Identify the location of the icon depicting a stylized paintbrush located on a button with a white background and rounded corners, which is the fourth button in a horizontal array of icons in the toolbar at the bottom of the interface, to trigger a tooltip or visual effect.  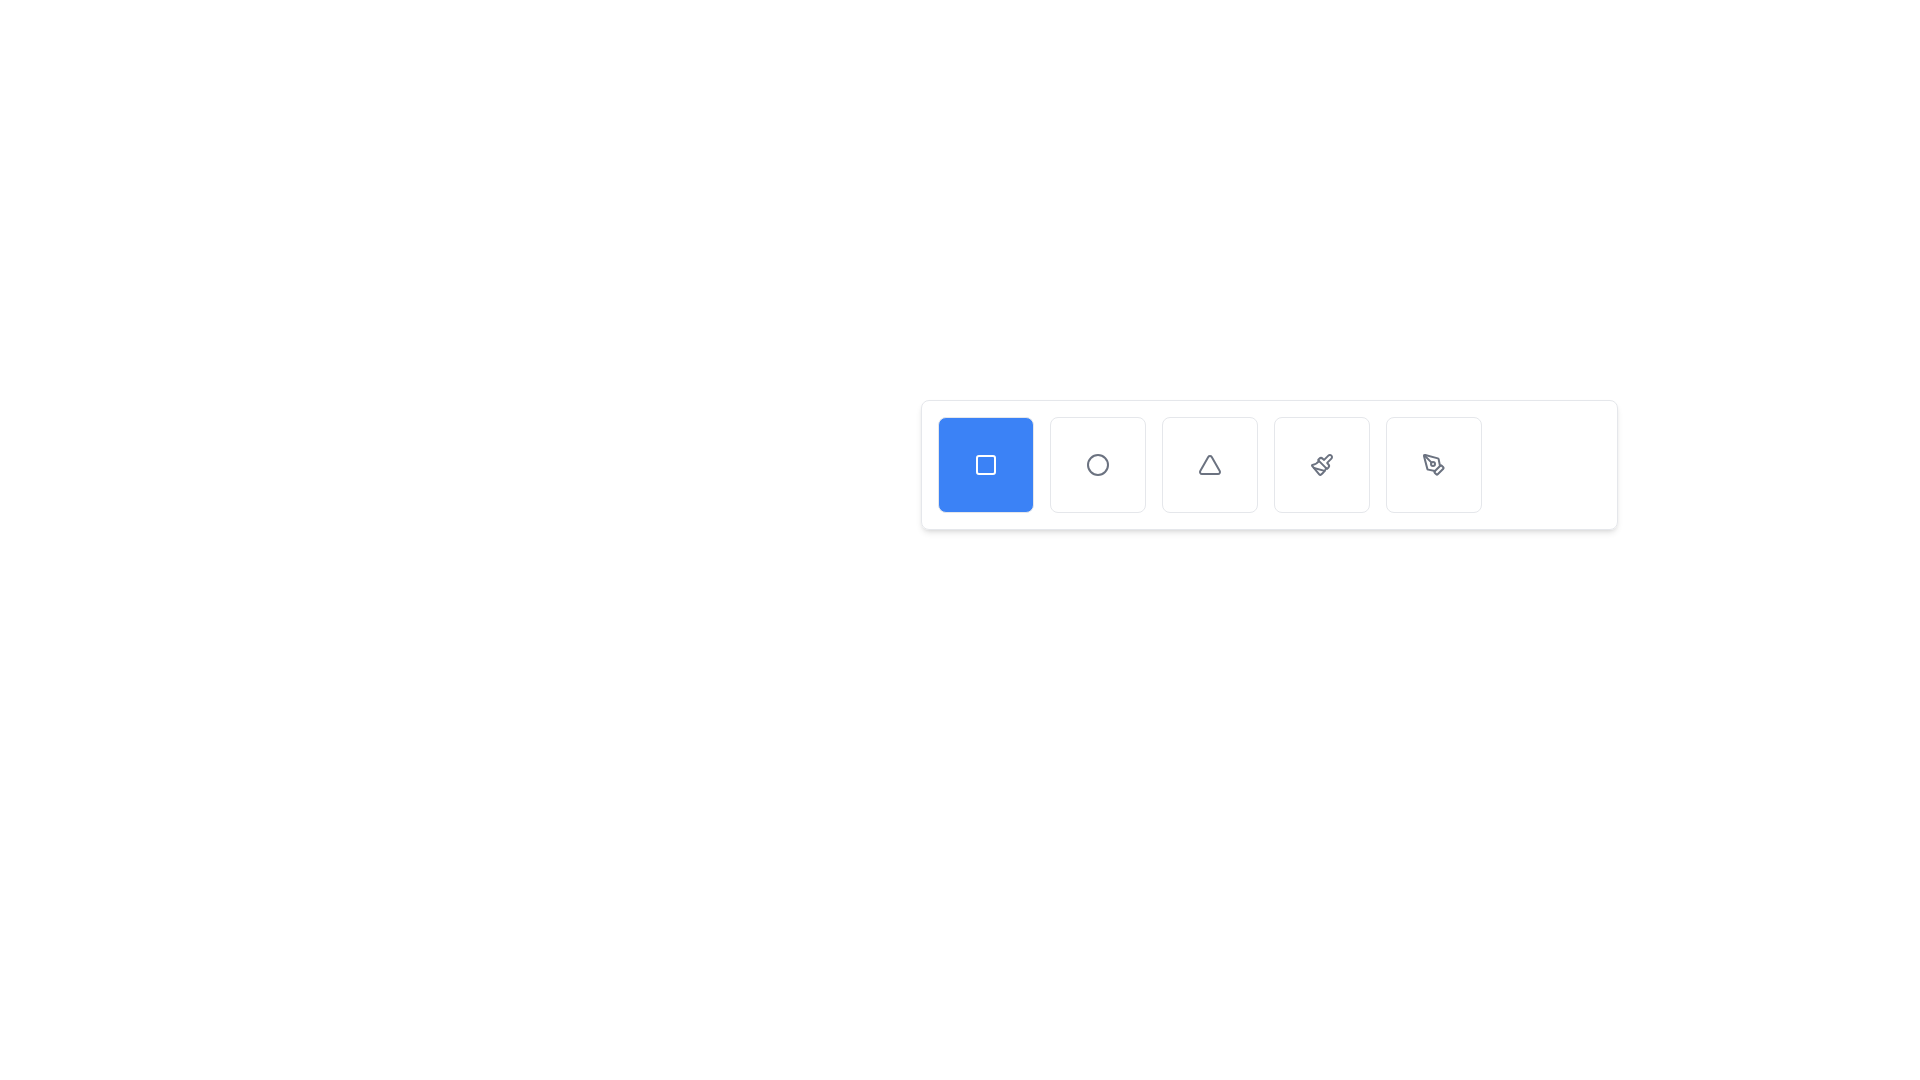
(1321, 465).